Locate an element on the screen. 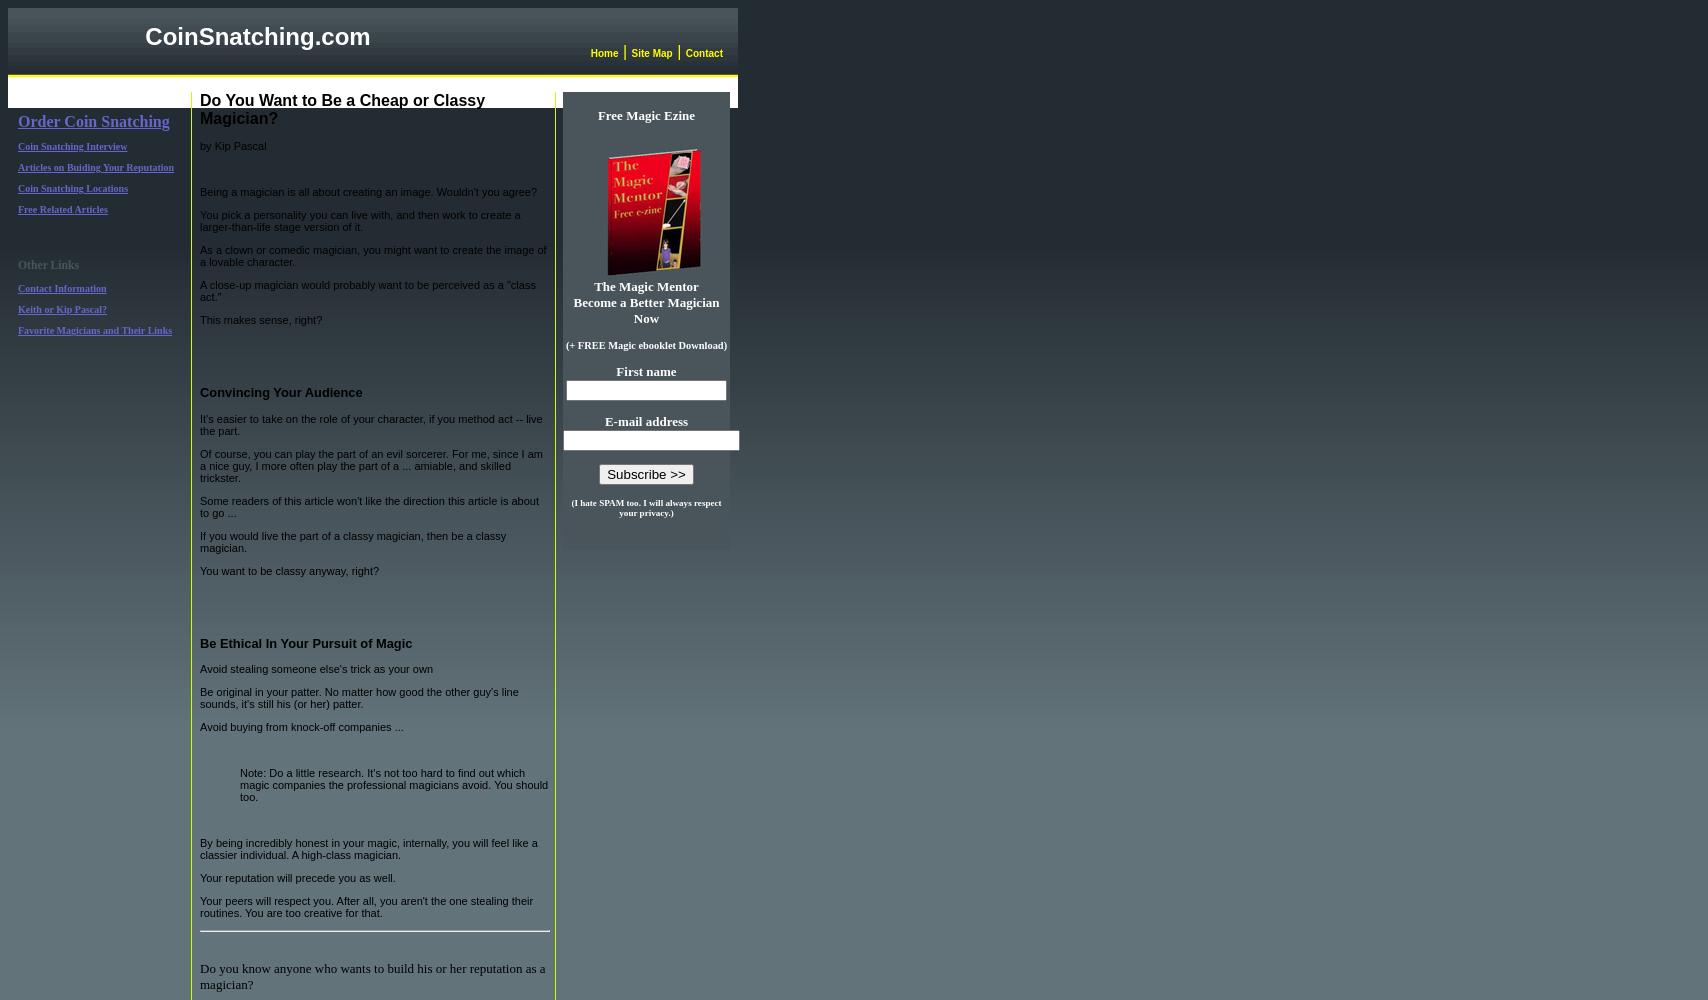 The height and width of the screenshot is (1000, 1708). 'You pick a personality you can live with, and then work to create a larger-than-life stage version of it.' is located at coordinates (200, 220).